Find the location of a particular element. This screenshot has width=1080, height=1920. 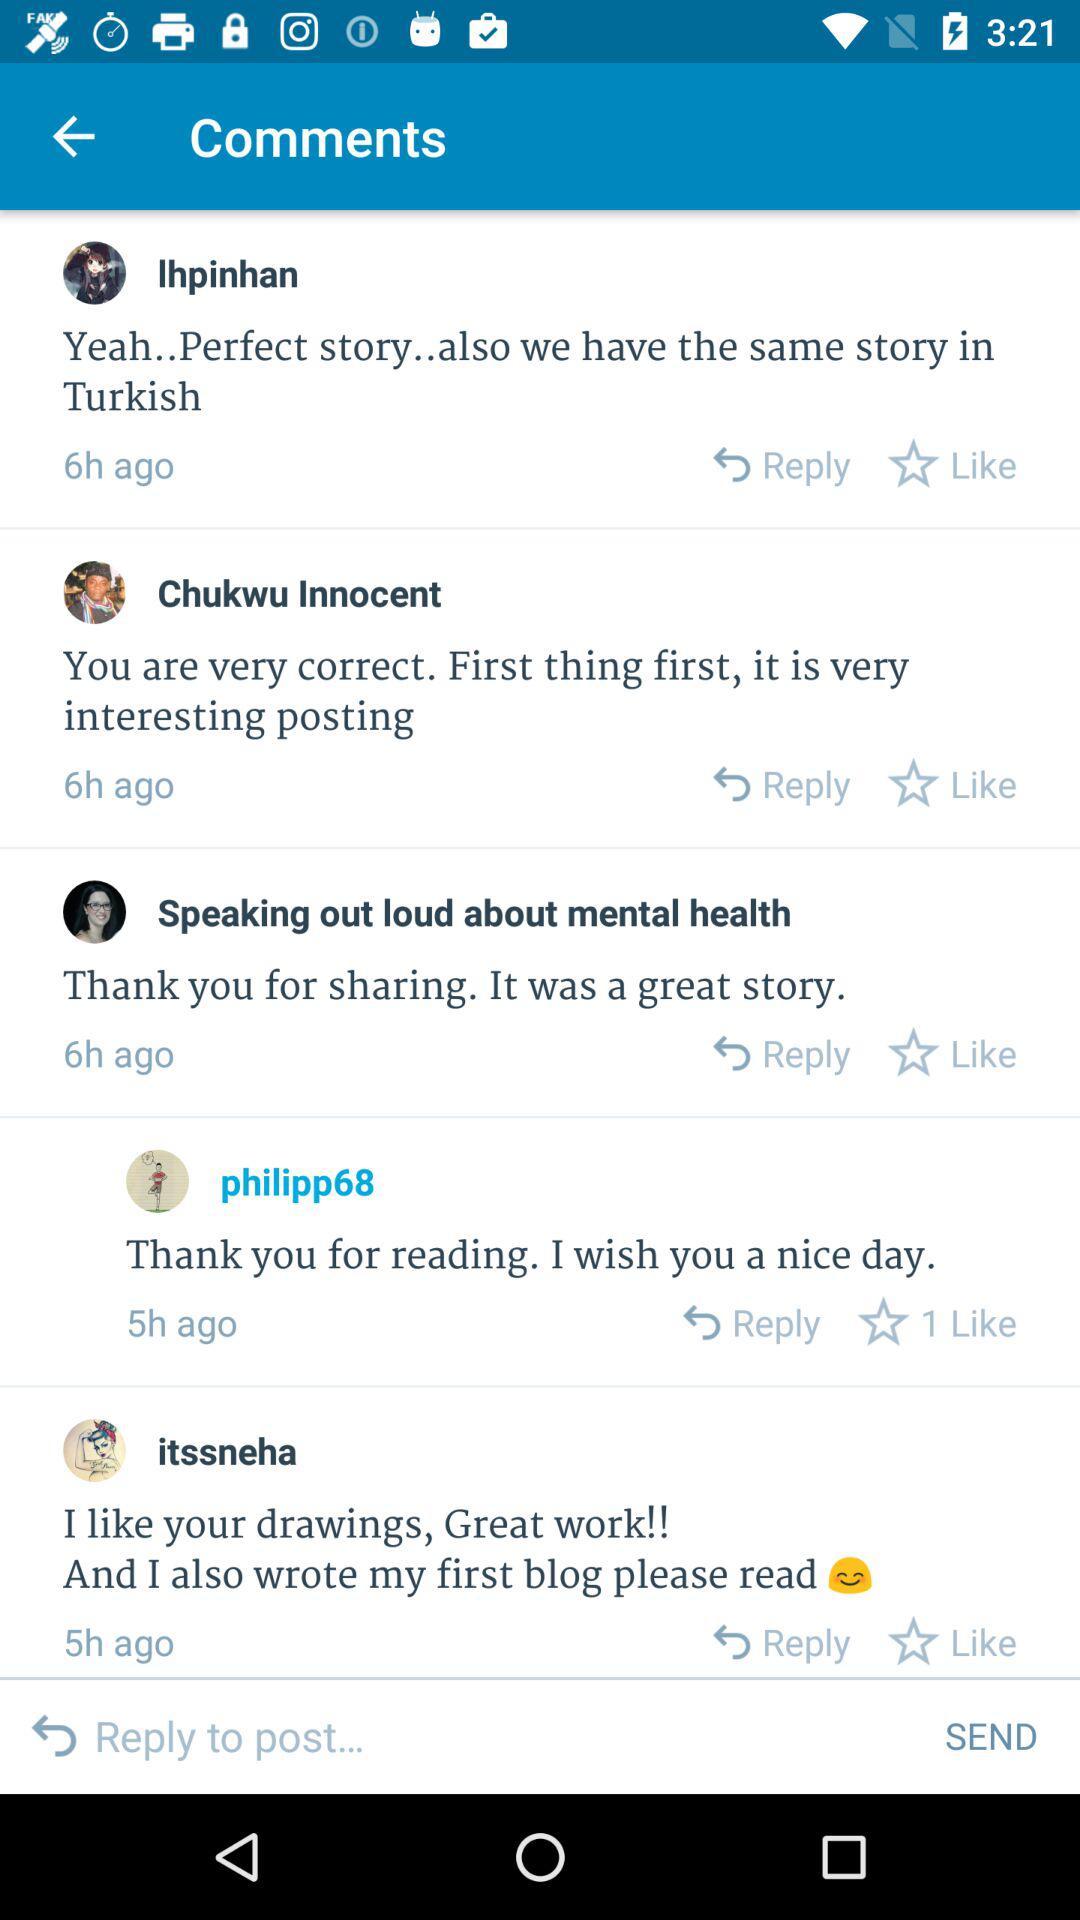

i like your item is located at coordinates (540, 1550).